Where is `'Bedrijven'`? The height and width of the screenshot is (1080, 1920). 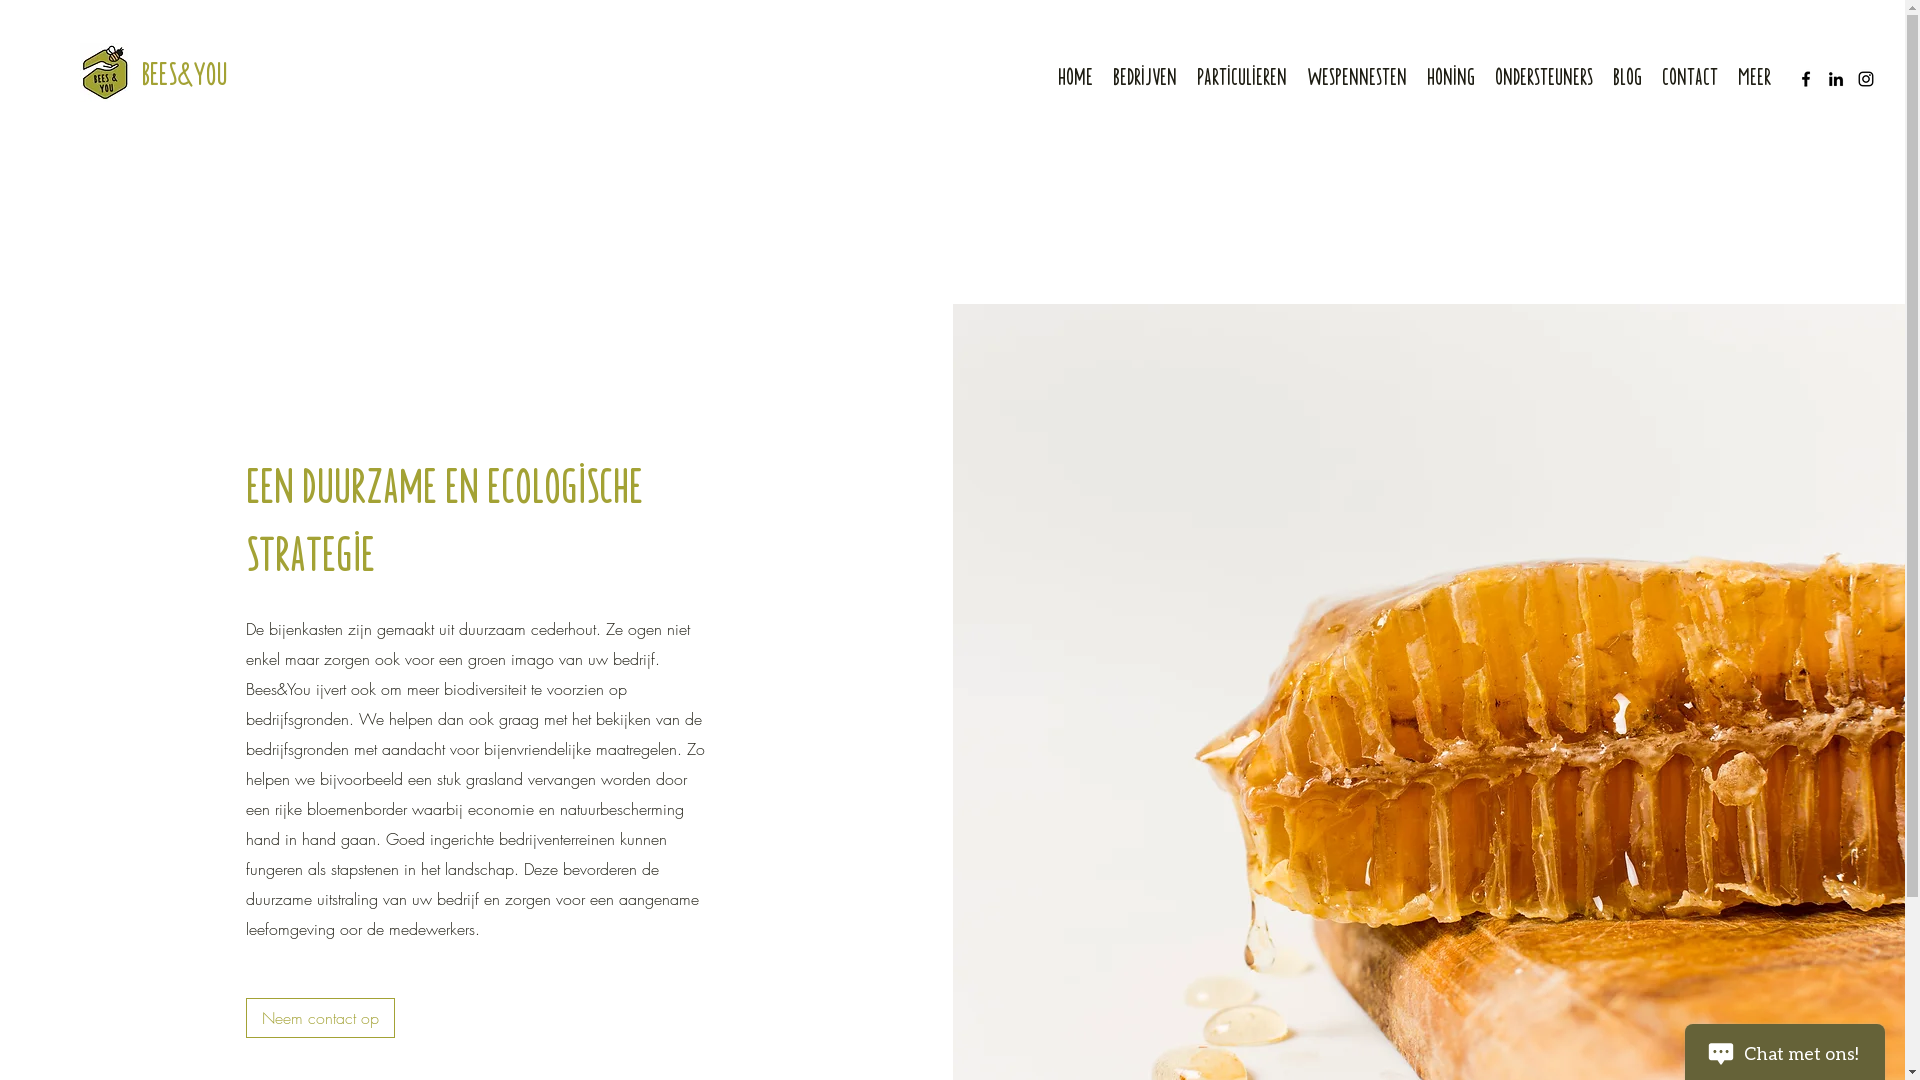
'Bedrijven' is located at coordinates (1102, 74).